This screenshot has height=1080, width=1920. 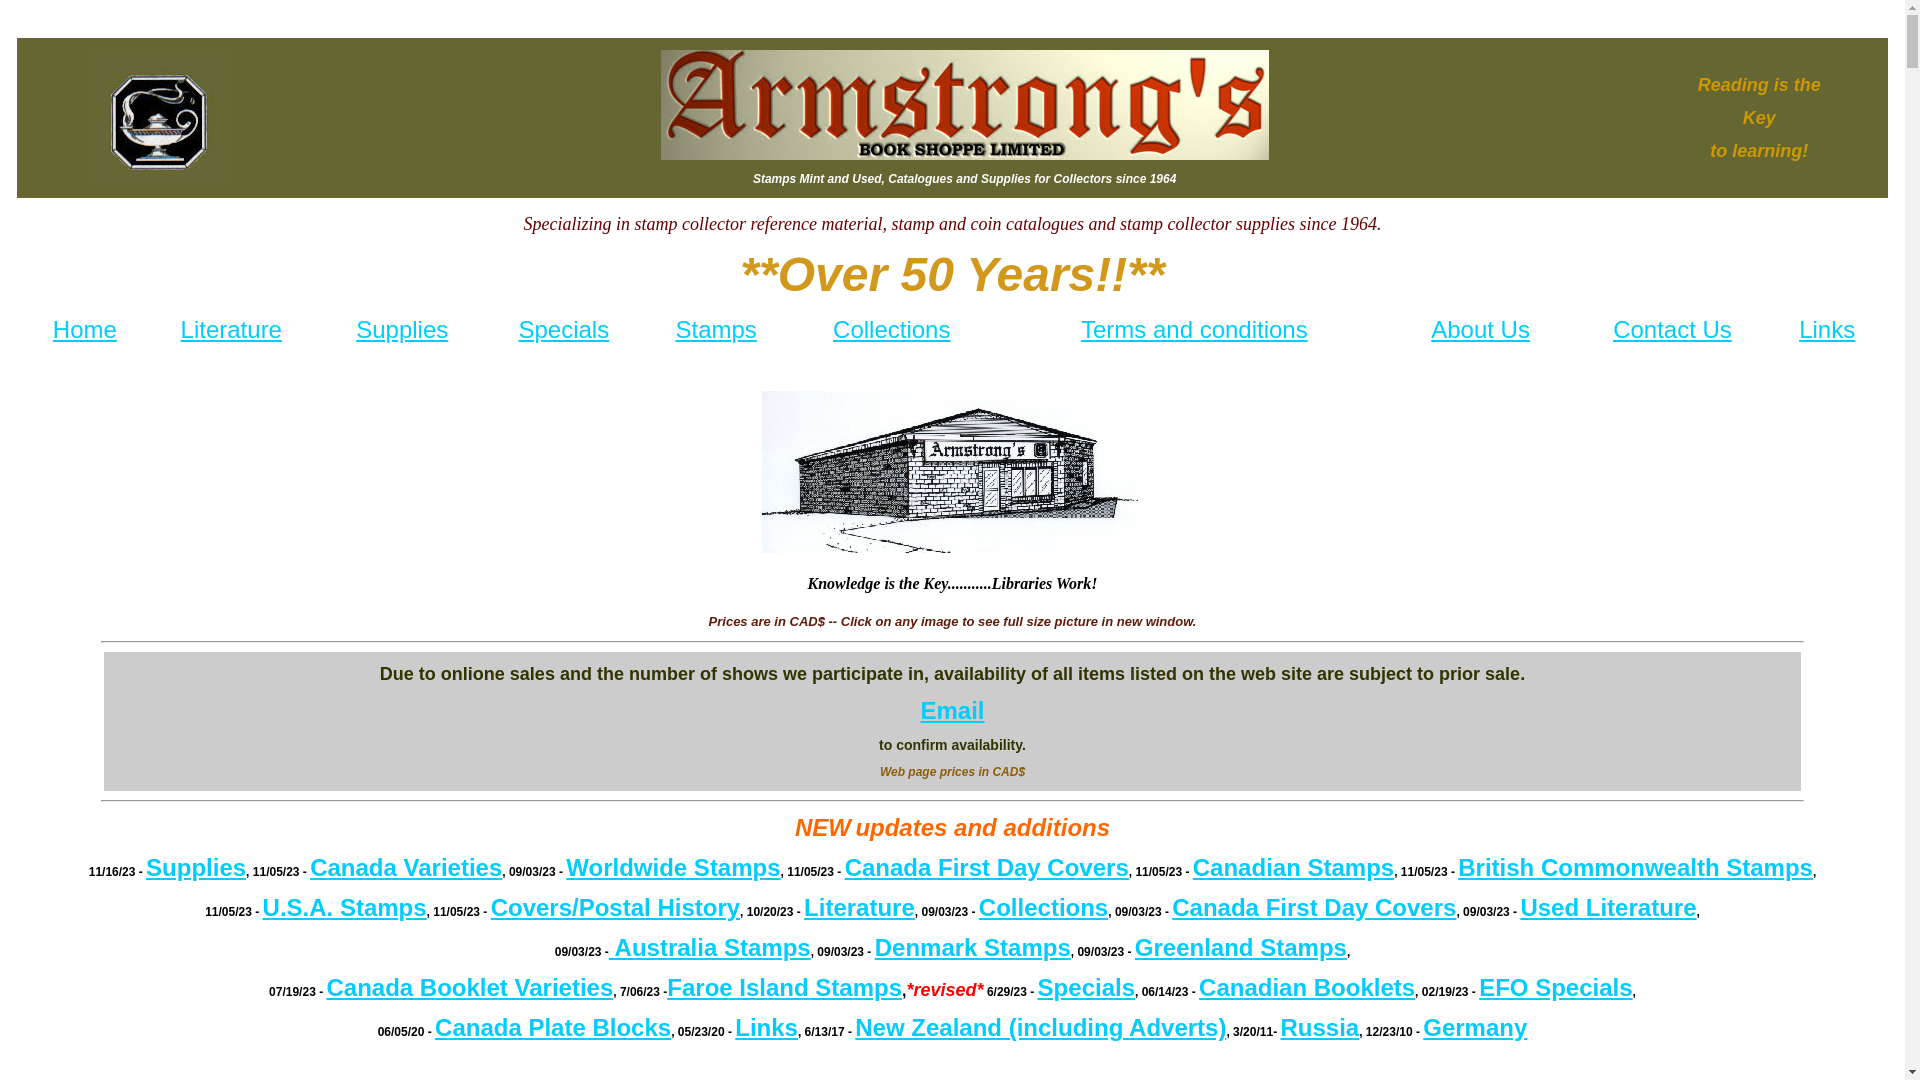 What do you see at coordinates (231, 328) in the screenshot?
I see `'Literature'` at bounding box center [231, 328].